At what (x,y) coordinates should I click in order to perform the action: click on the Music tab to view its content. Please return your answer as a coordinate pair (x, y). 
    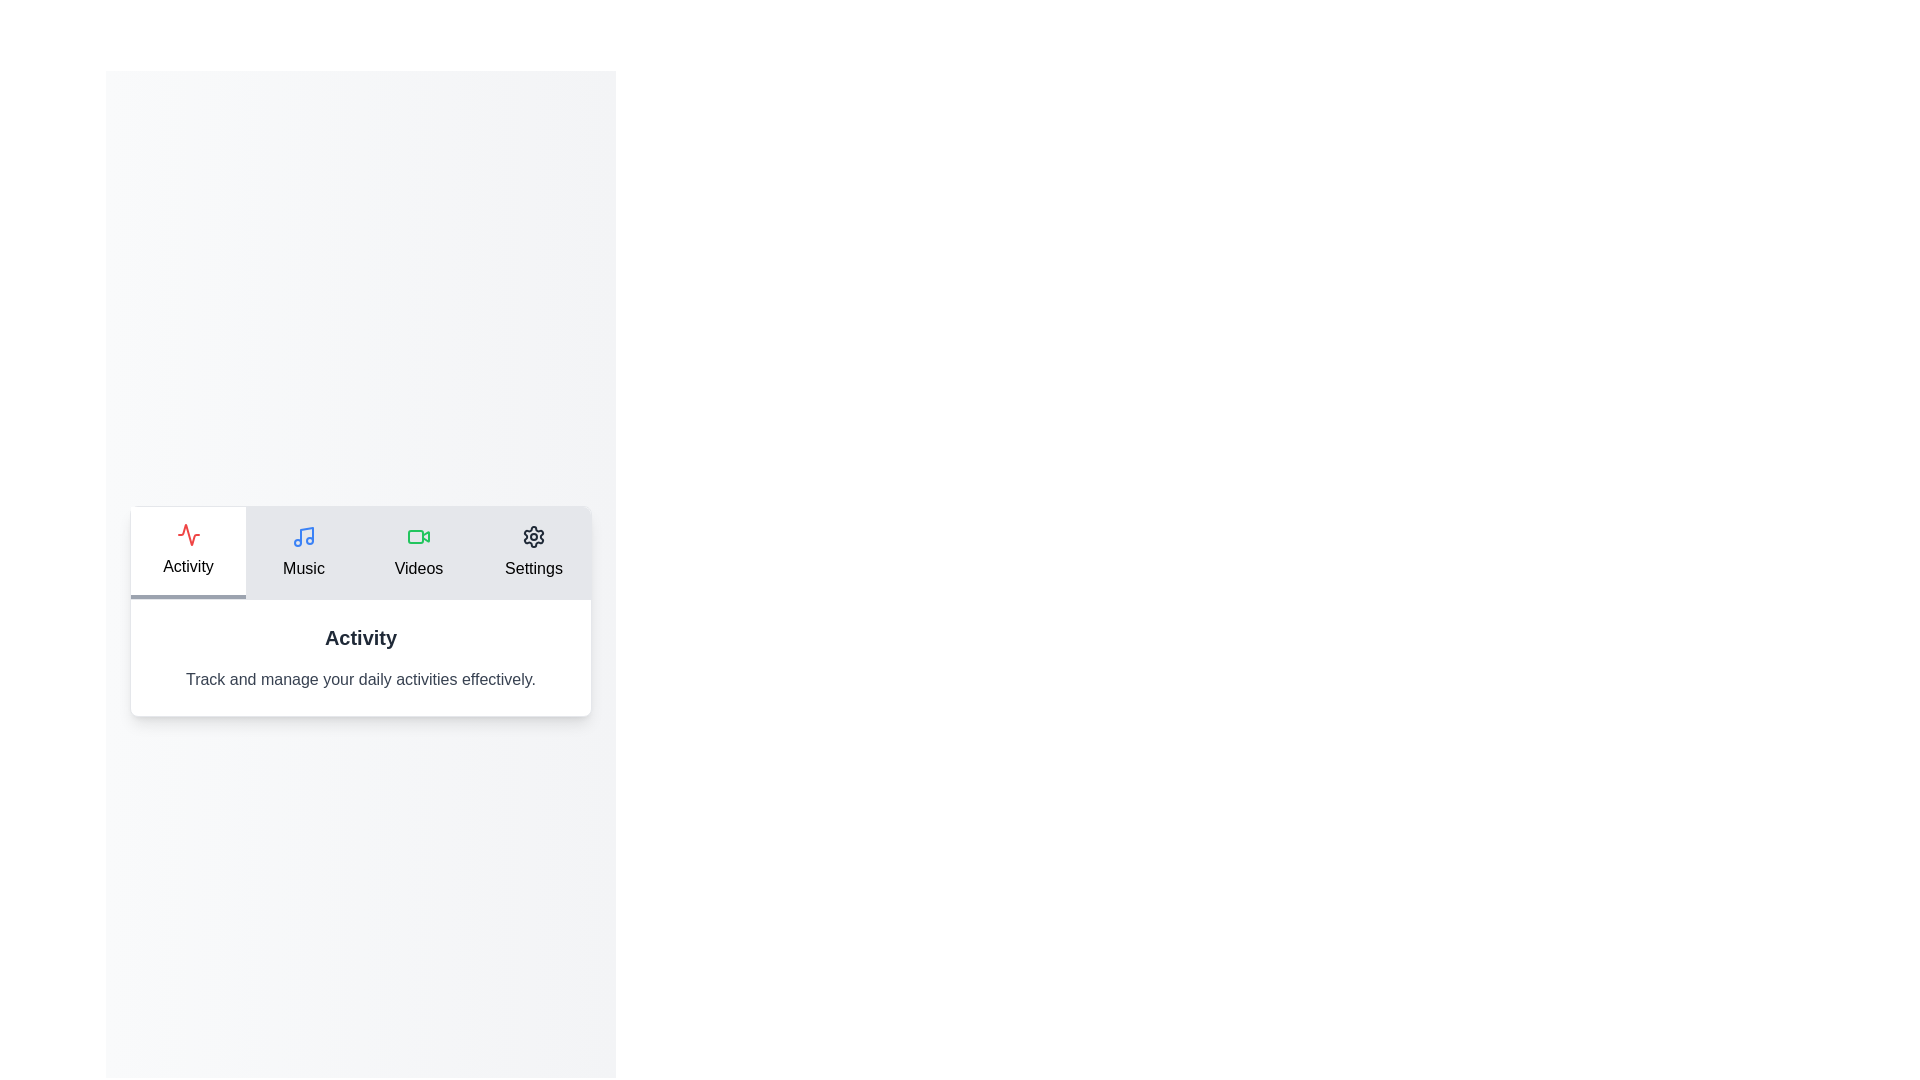
    Looking at the image, I should click on (302, 552).